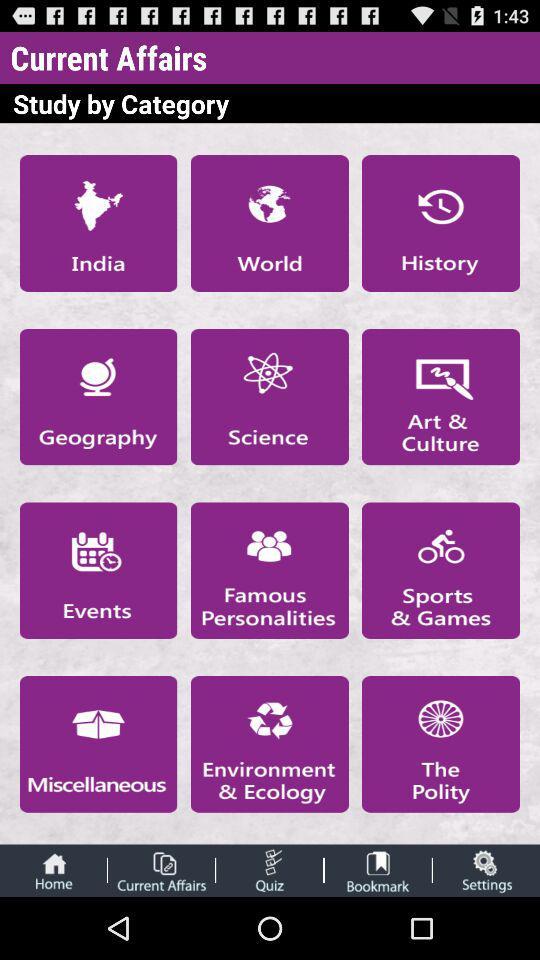 This screenshot has width=540, height=960. Describe the element at coordinates (441, 570) in the screenshot. I see `sports and game affairs` at that location.